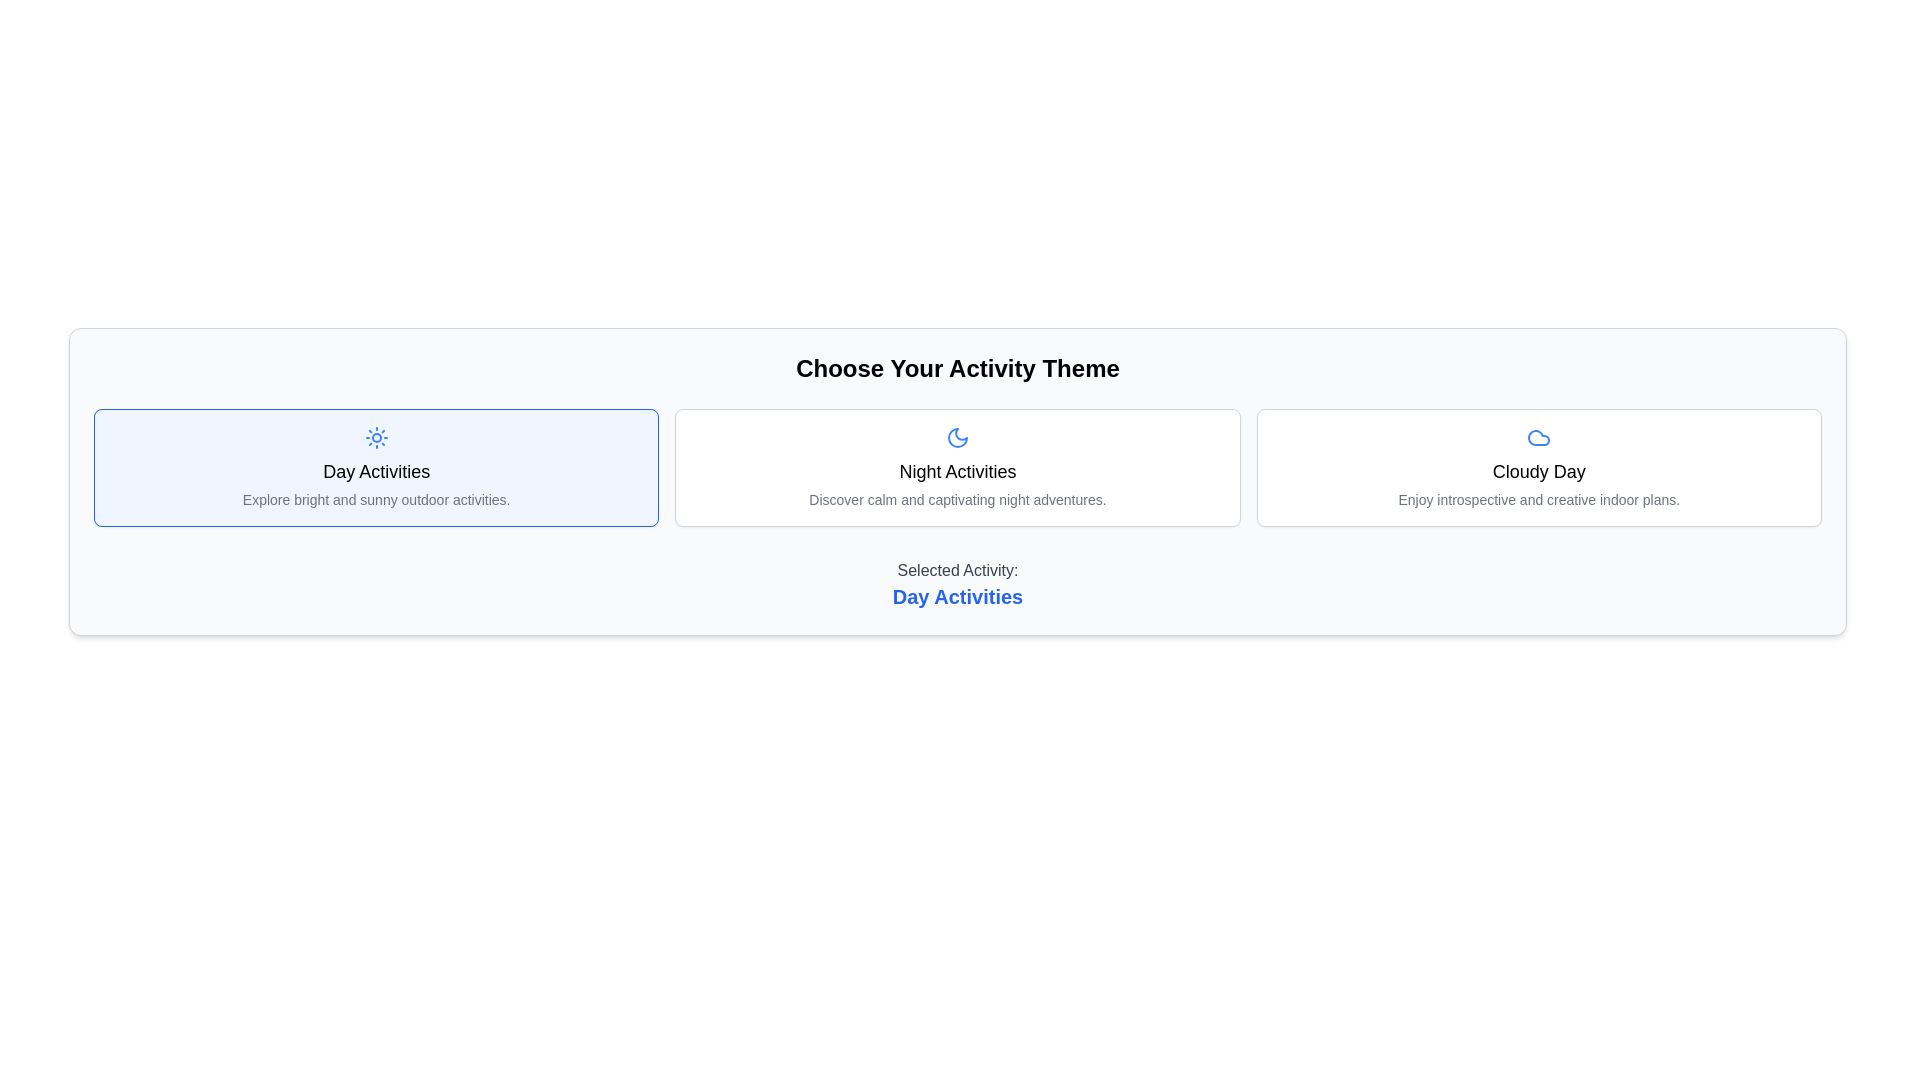  Describe the element at coordinates (957, 570) in the screenshot. I see `the text label that displays 'Selected Activity:' in gray font, positioned beneath the 'Choose Your Activity Theme' section and above the 'Day Activities' text` at that location.